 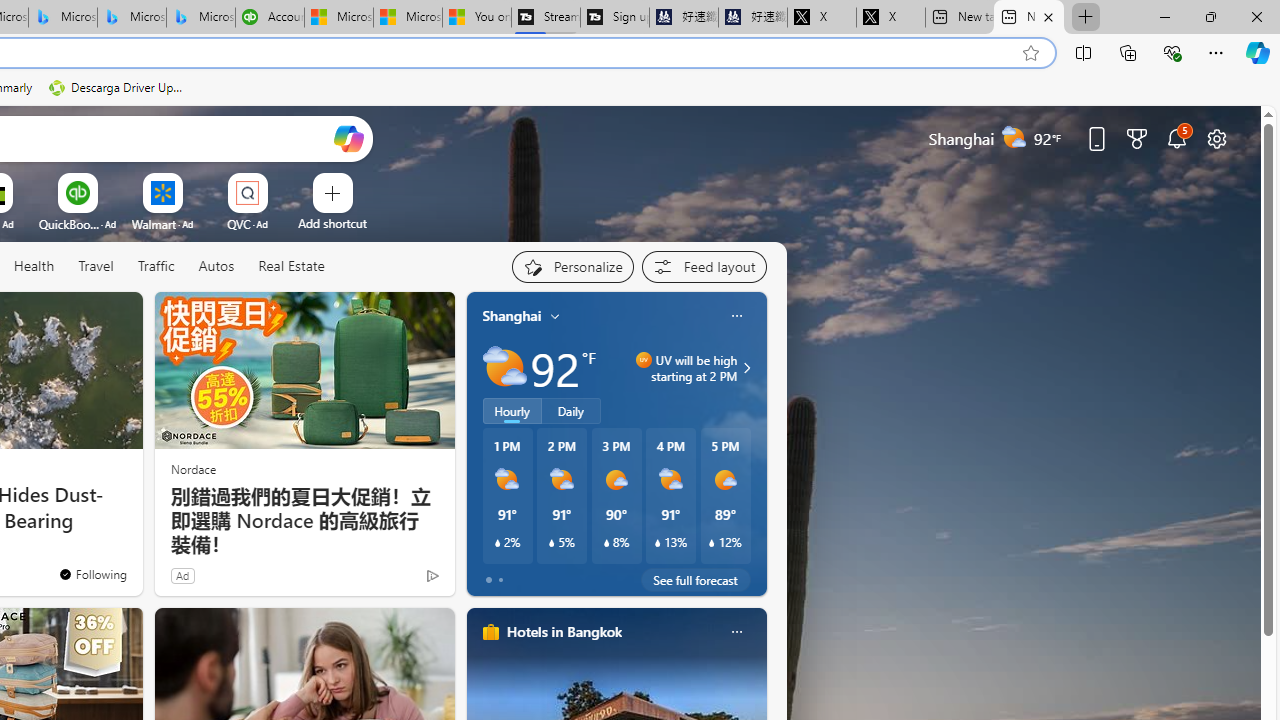 What do you see at coordinates (570, 410) in the screenshot?
I see `'Daily'` at bounding box center [570, 410].